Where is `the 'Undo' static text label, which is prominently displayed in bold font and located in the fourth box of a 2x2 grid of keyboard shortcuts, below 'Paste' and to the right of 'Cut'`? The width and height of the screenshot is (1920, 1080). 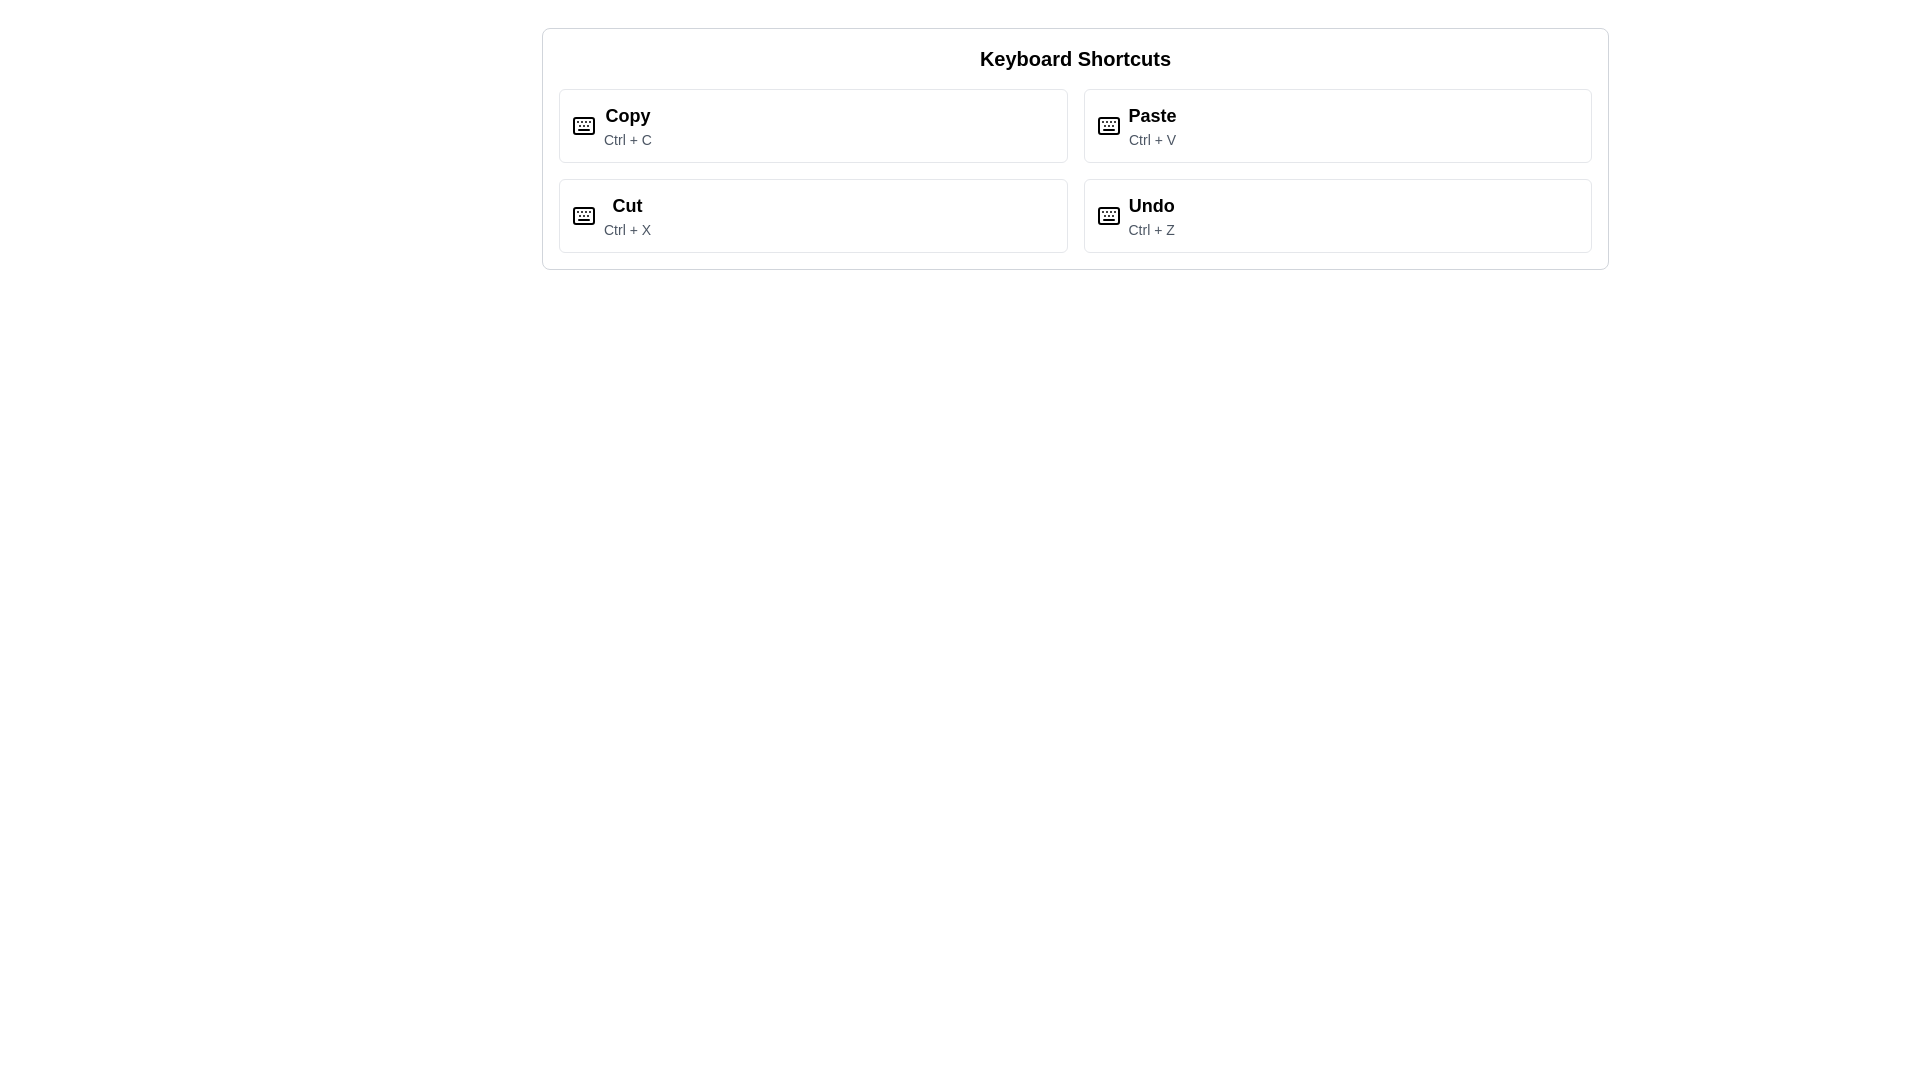 the 'Undo' static text label, which is prominently displayed in bold font and located in the fourth box of a 2x2 grid of keyboard shortcuts, below 'Paste' and to the right of 'Cut' is located at coordinates (1151, 205).